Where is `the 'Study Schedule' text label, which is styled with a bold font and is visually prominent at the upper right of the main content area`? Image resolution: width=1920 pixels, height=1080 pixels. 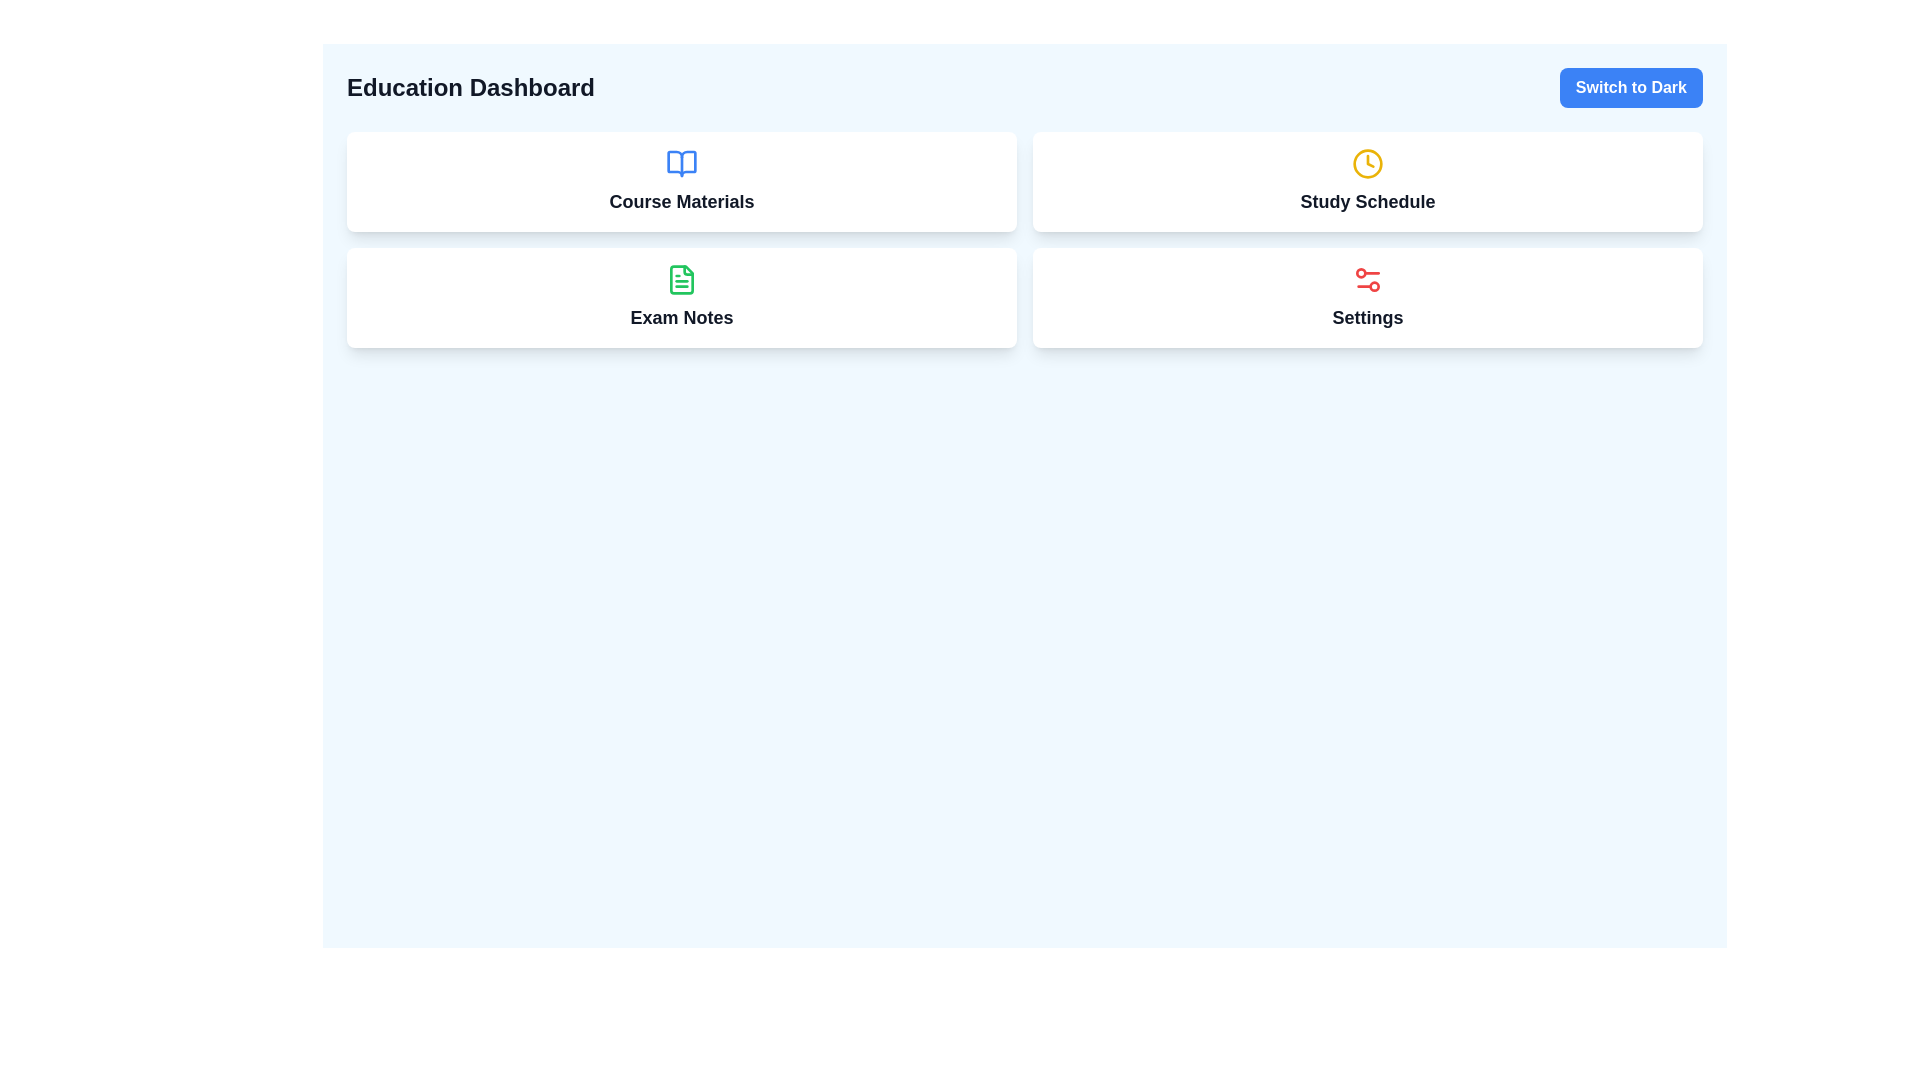 the 'Study Schedule' text label, which is styled with a bold font and is visually prominent at the upper right of the main content area is located at coordinates (1367, 201).